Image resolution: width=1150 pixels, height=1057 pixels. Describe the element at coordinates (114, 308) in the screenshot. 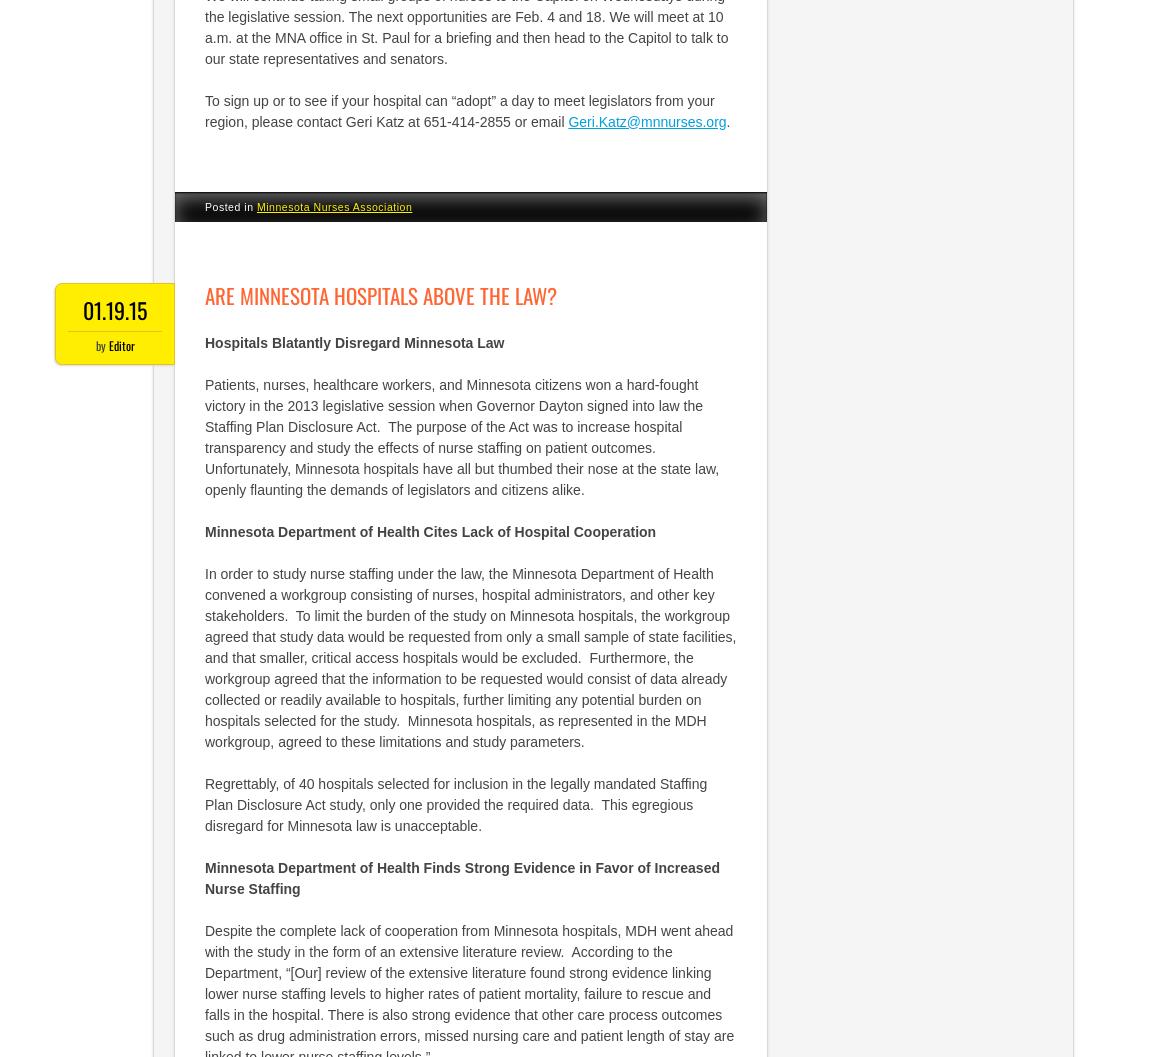

I see `'01.19.15'` at that location.